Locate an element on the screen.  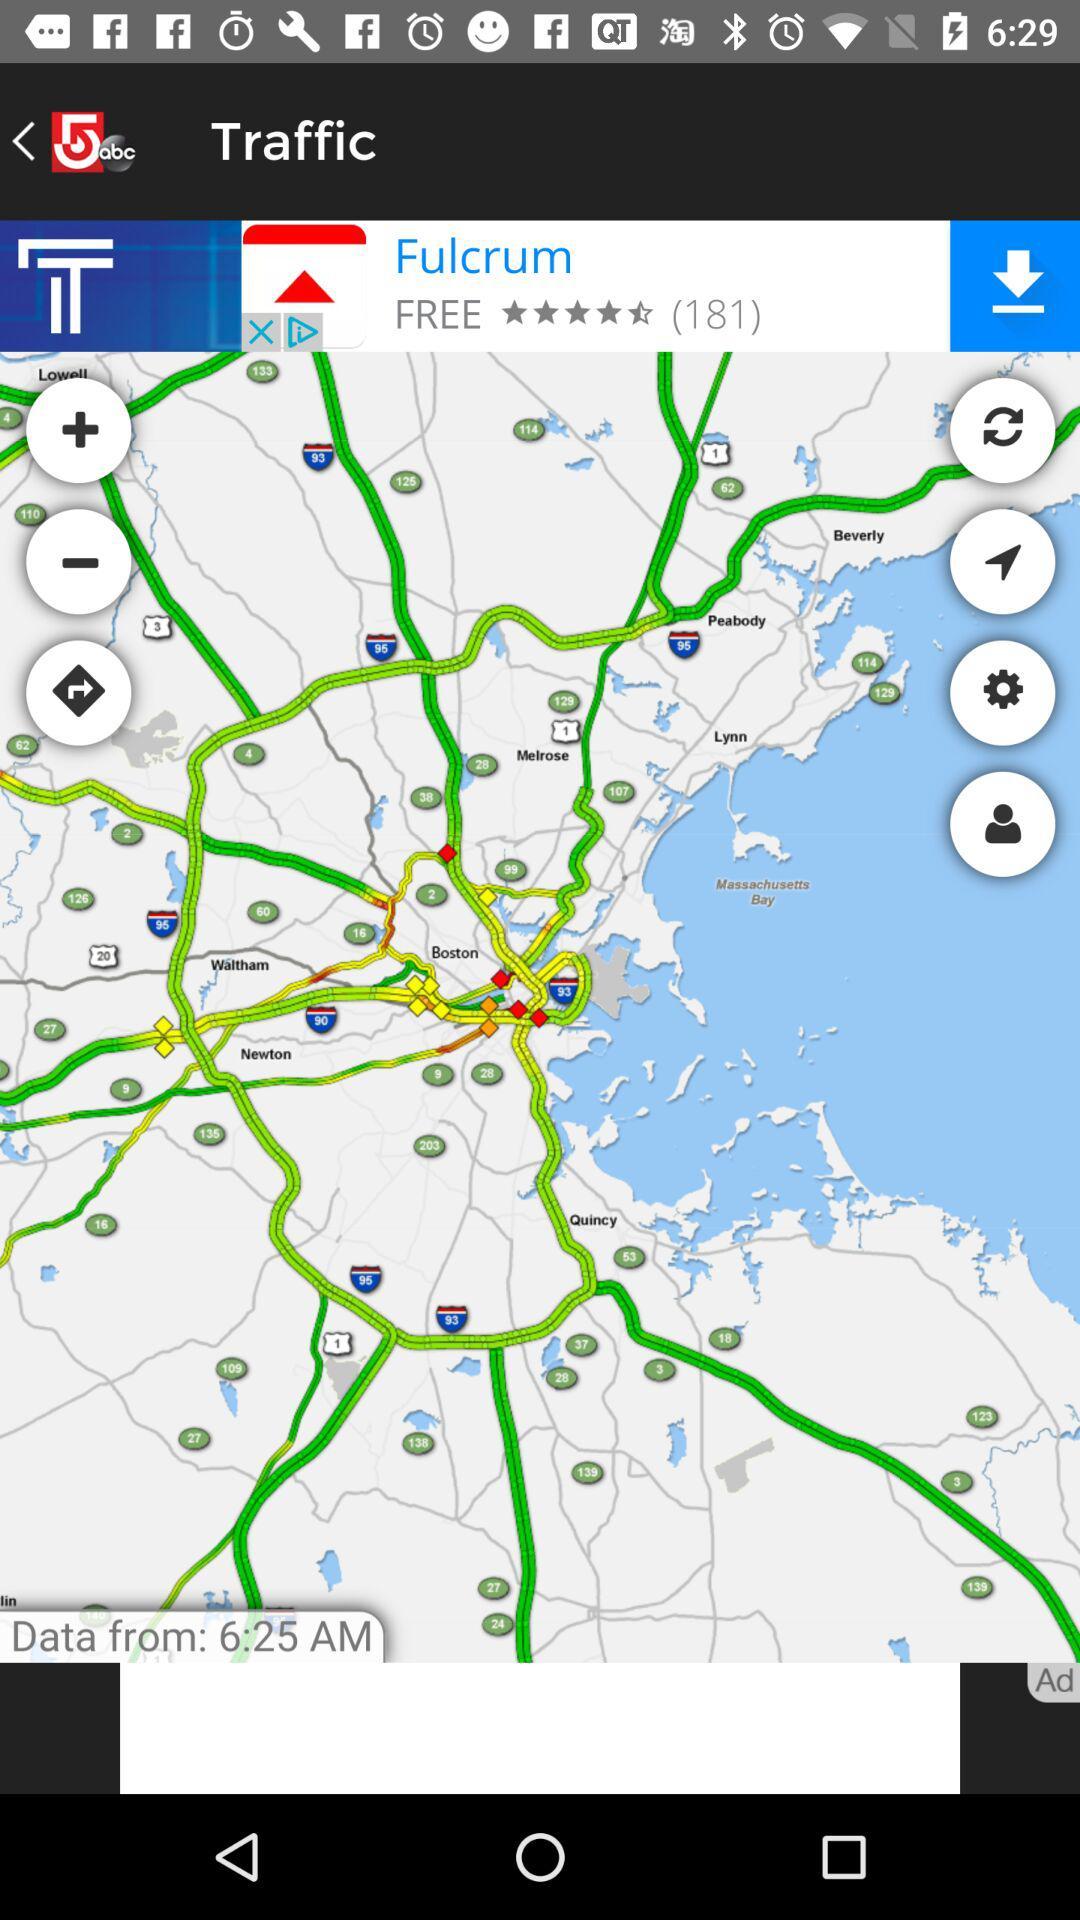
open advertisement is located at coordinates (540, 1727).